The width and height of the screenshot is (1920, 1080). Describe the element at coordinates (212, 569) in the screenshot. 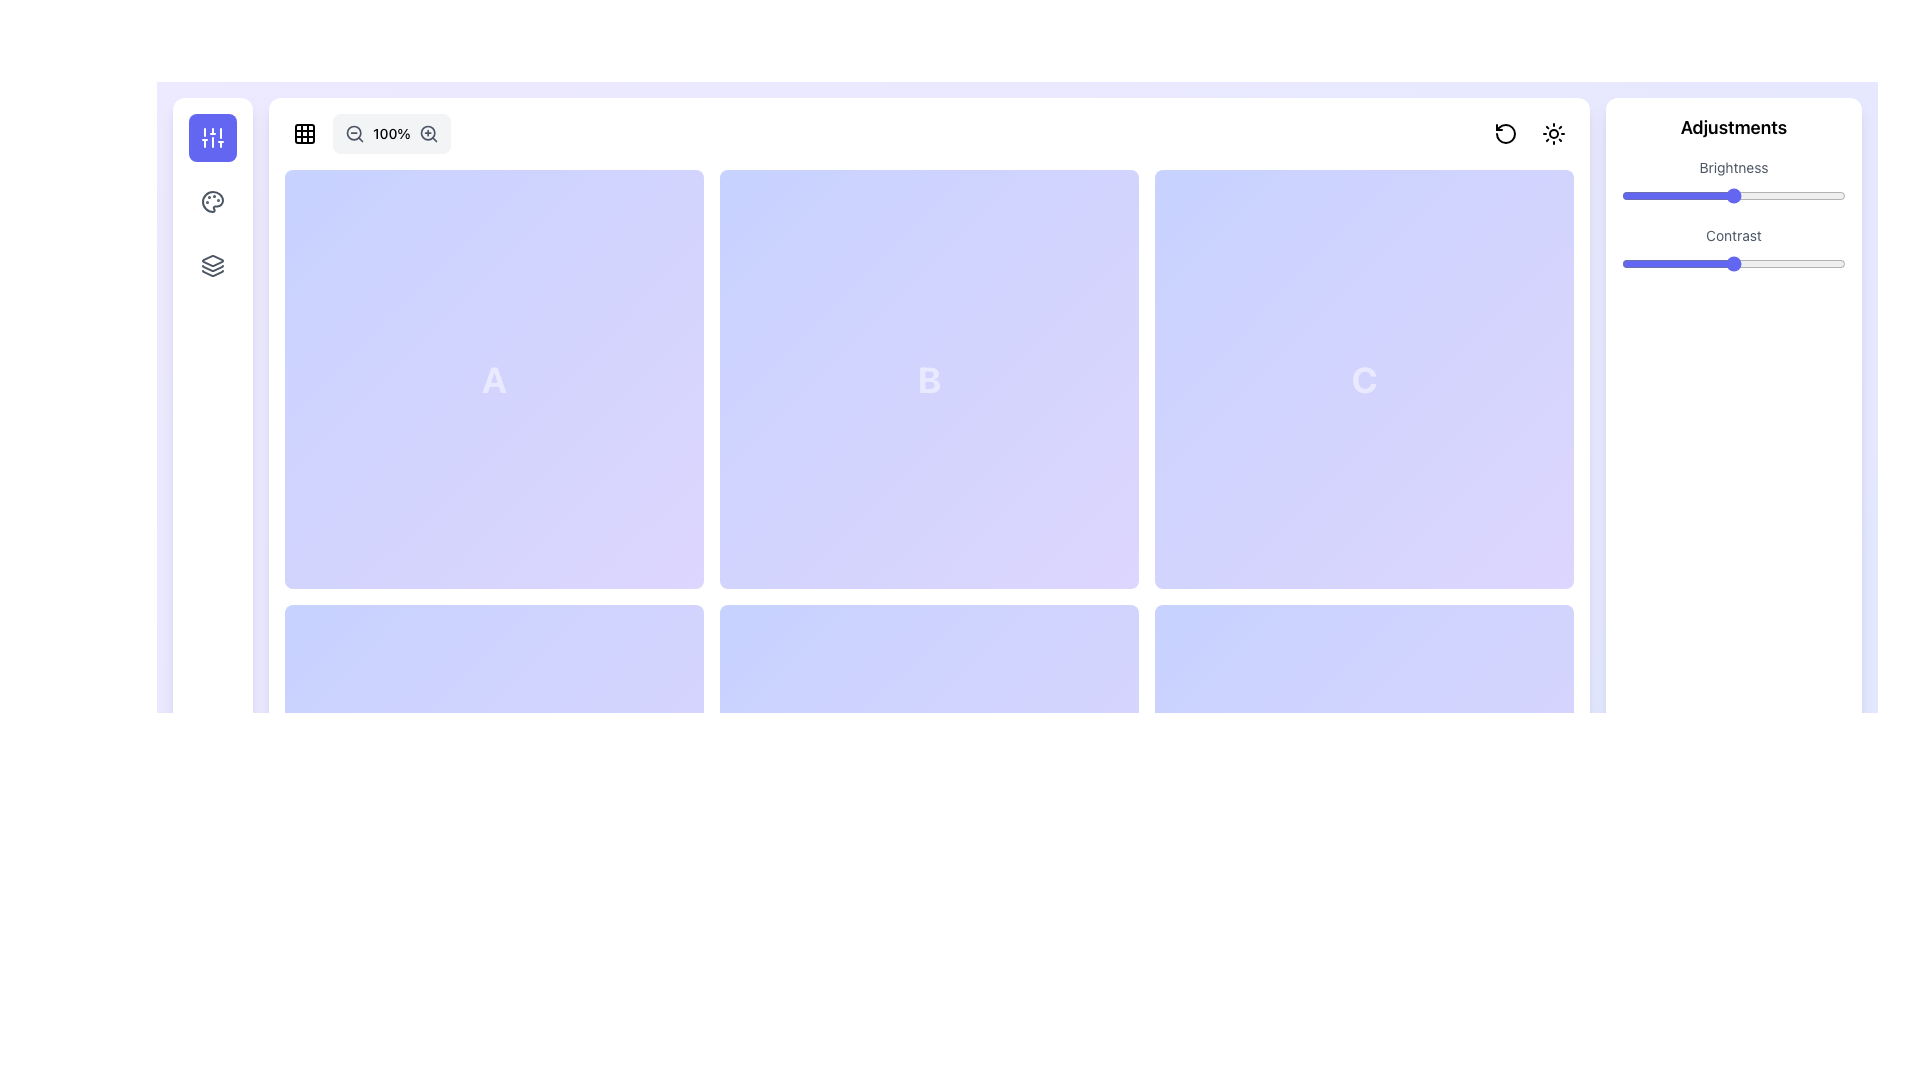

I see `the individual buttons within the vertical toolbar or navigation panel located at the leftmost side of the interface` at that location.